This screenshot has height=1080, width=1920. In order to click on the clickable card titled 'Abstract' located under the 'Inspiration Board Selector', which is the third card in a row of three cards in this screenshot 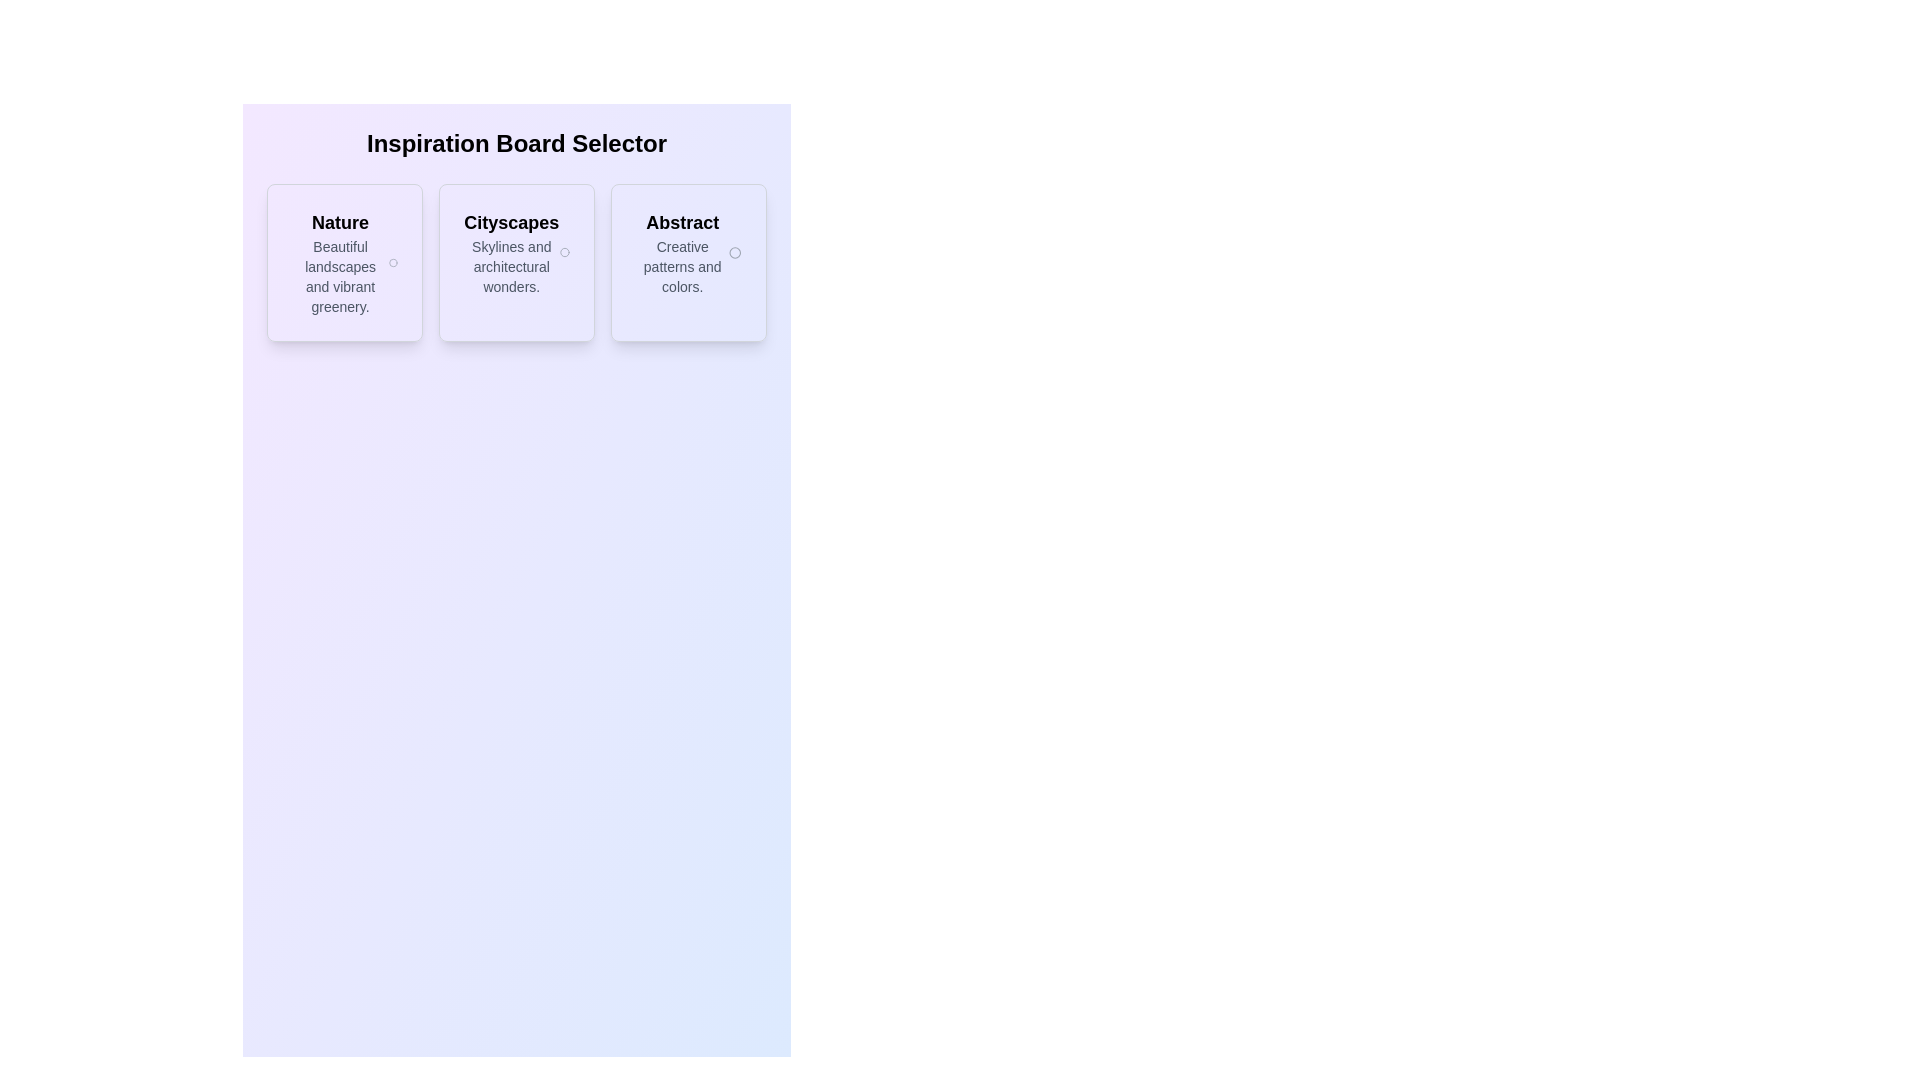, I will do `click(682, 252)`.